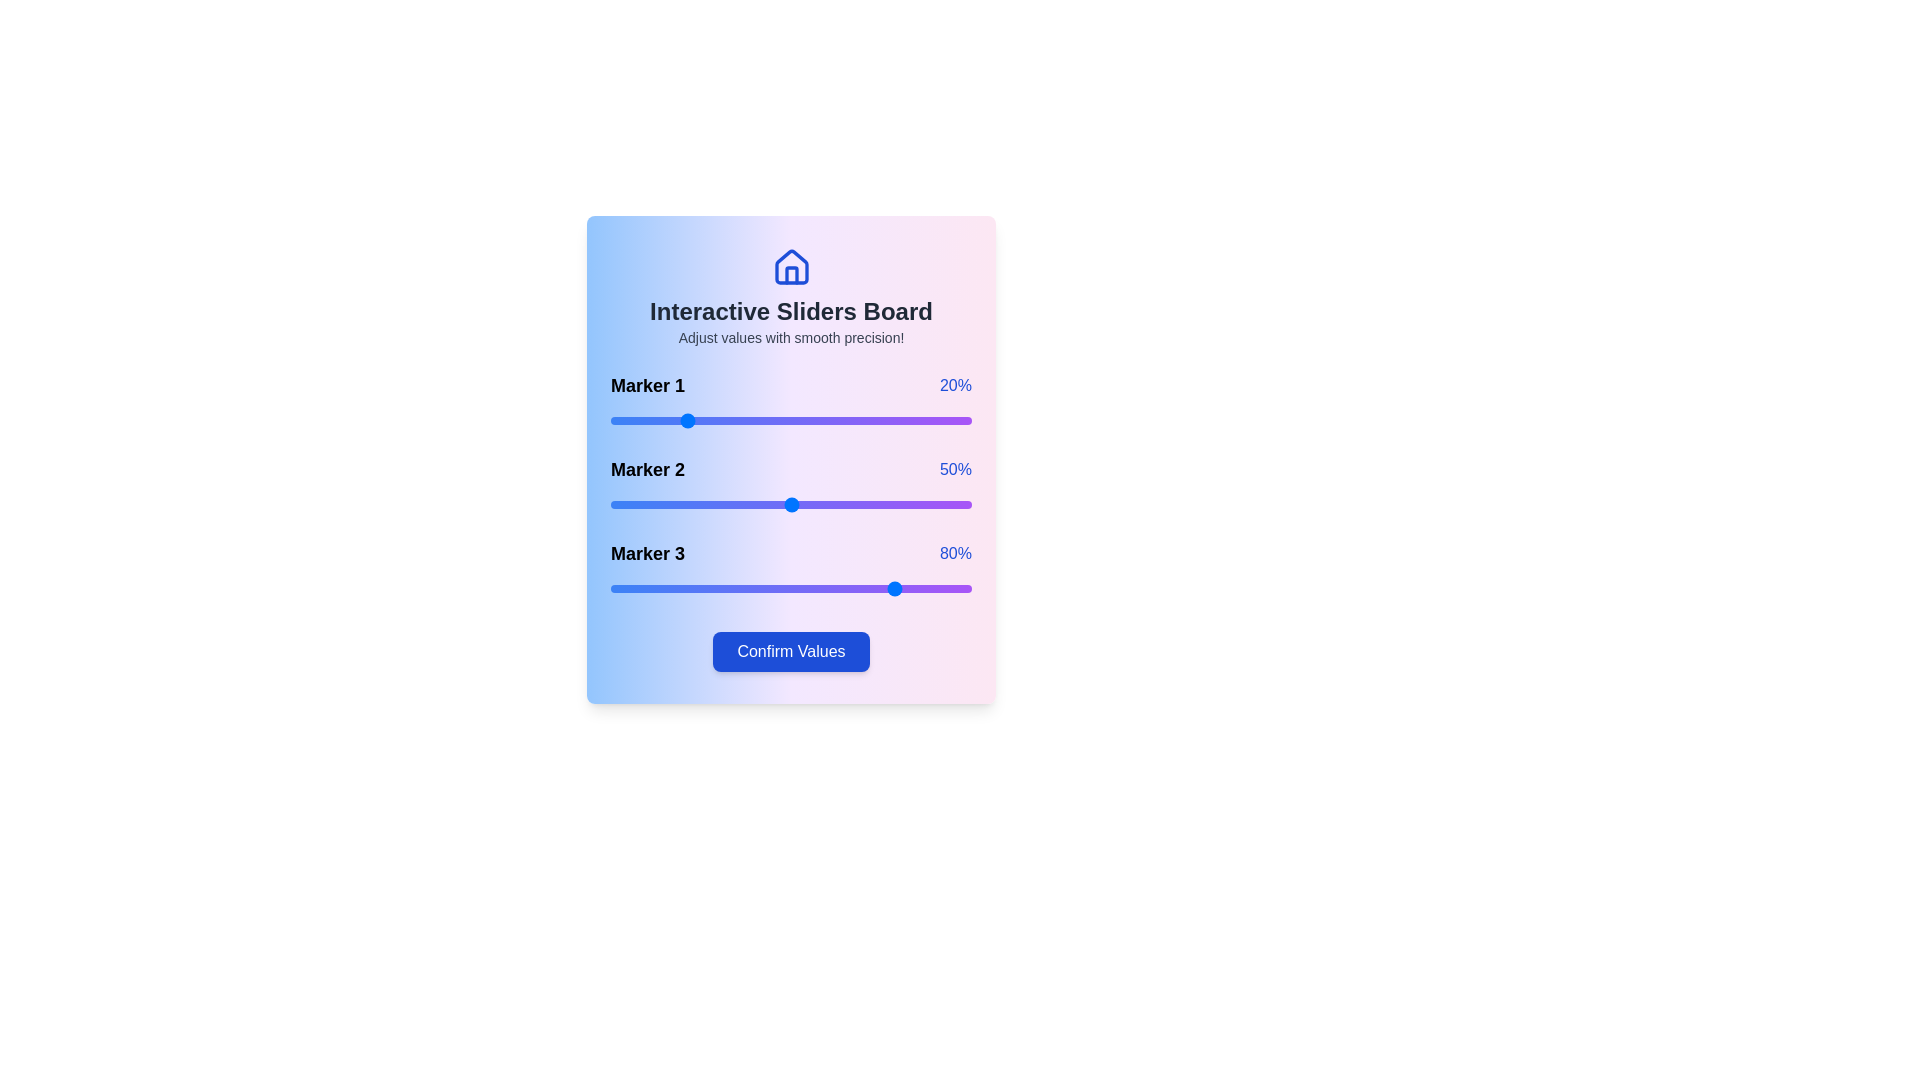 The width and height of the screenshot is (1920, 1080). I want to click on the slider for Marker 1 to 27%, so click(708, 419).